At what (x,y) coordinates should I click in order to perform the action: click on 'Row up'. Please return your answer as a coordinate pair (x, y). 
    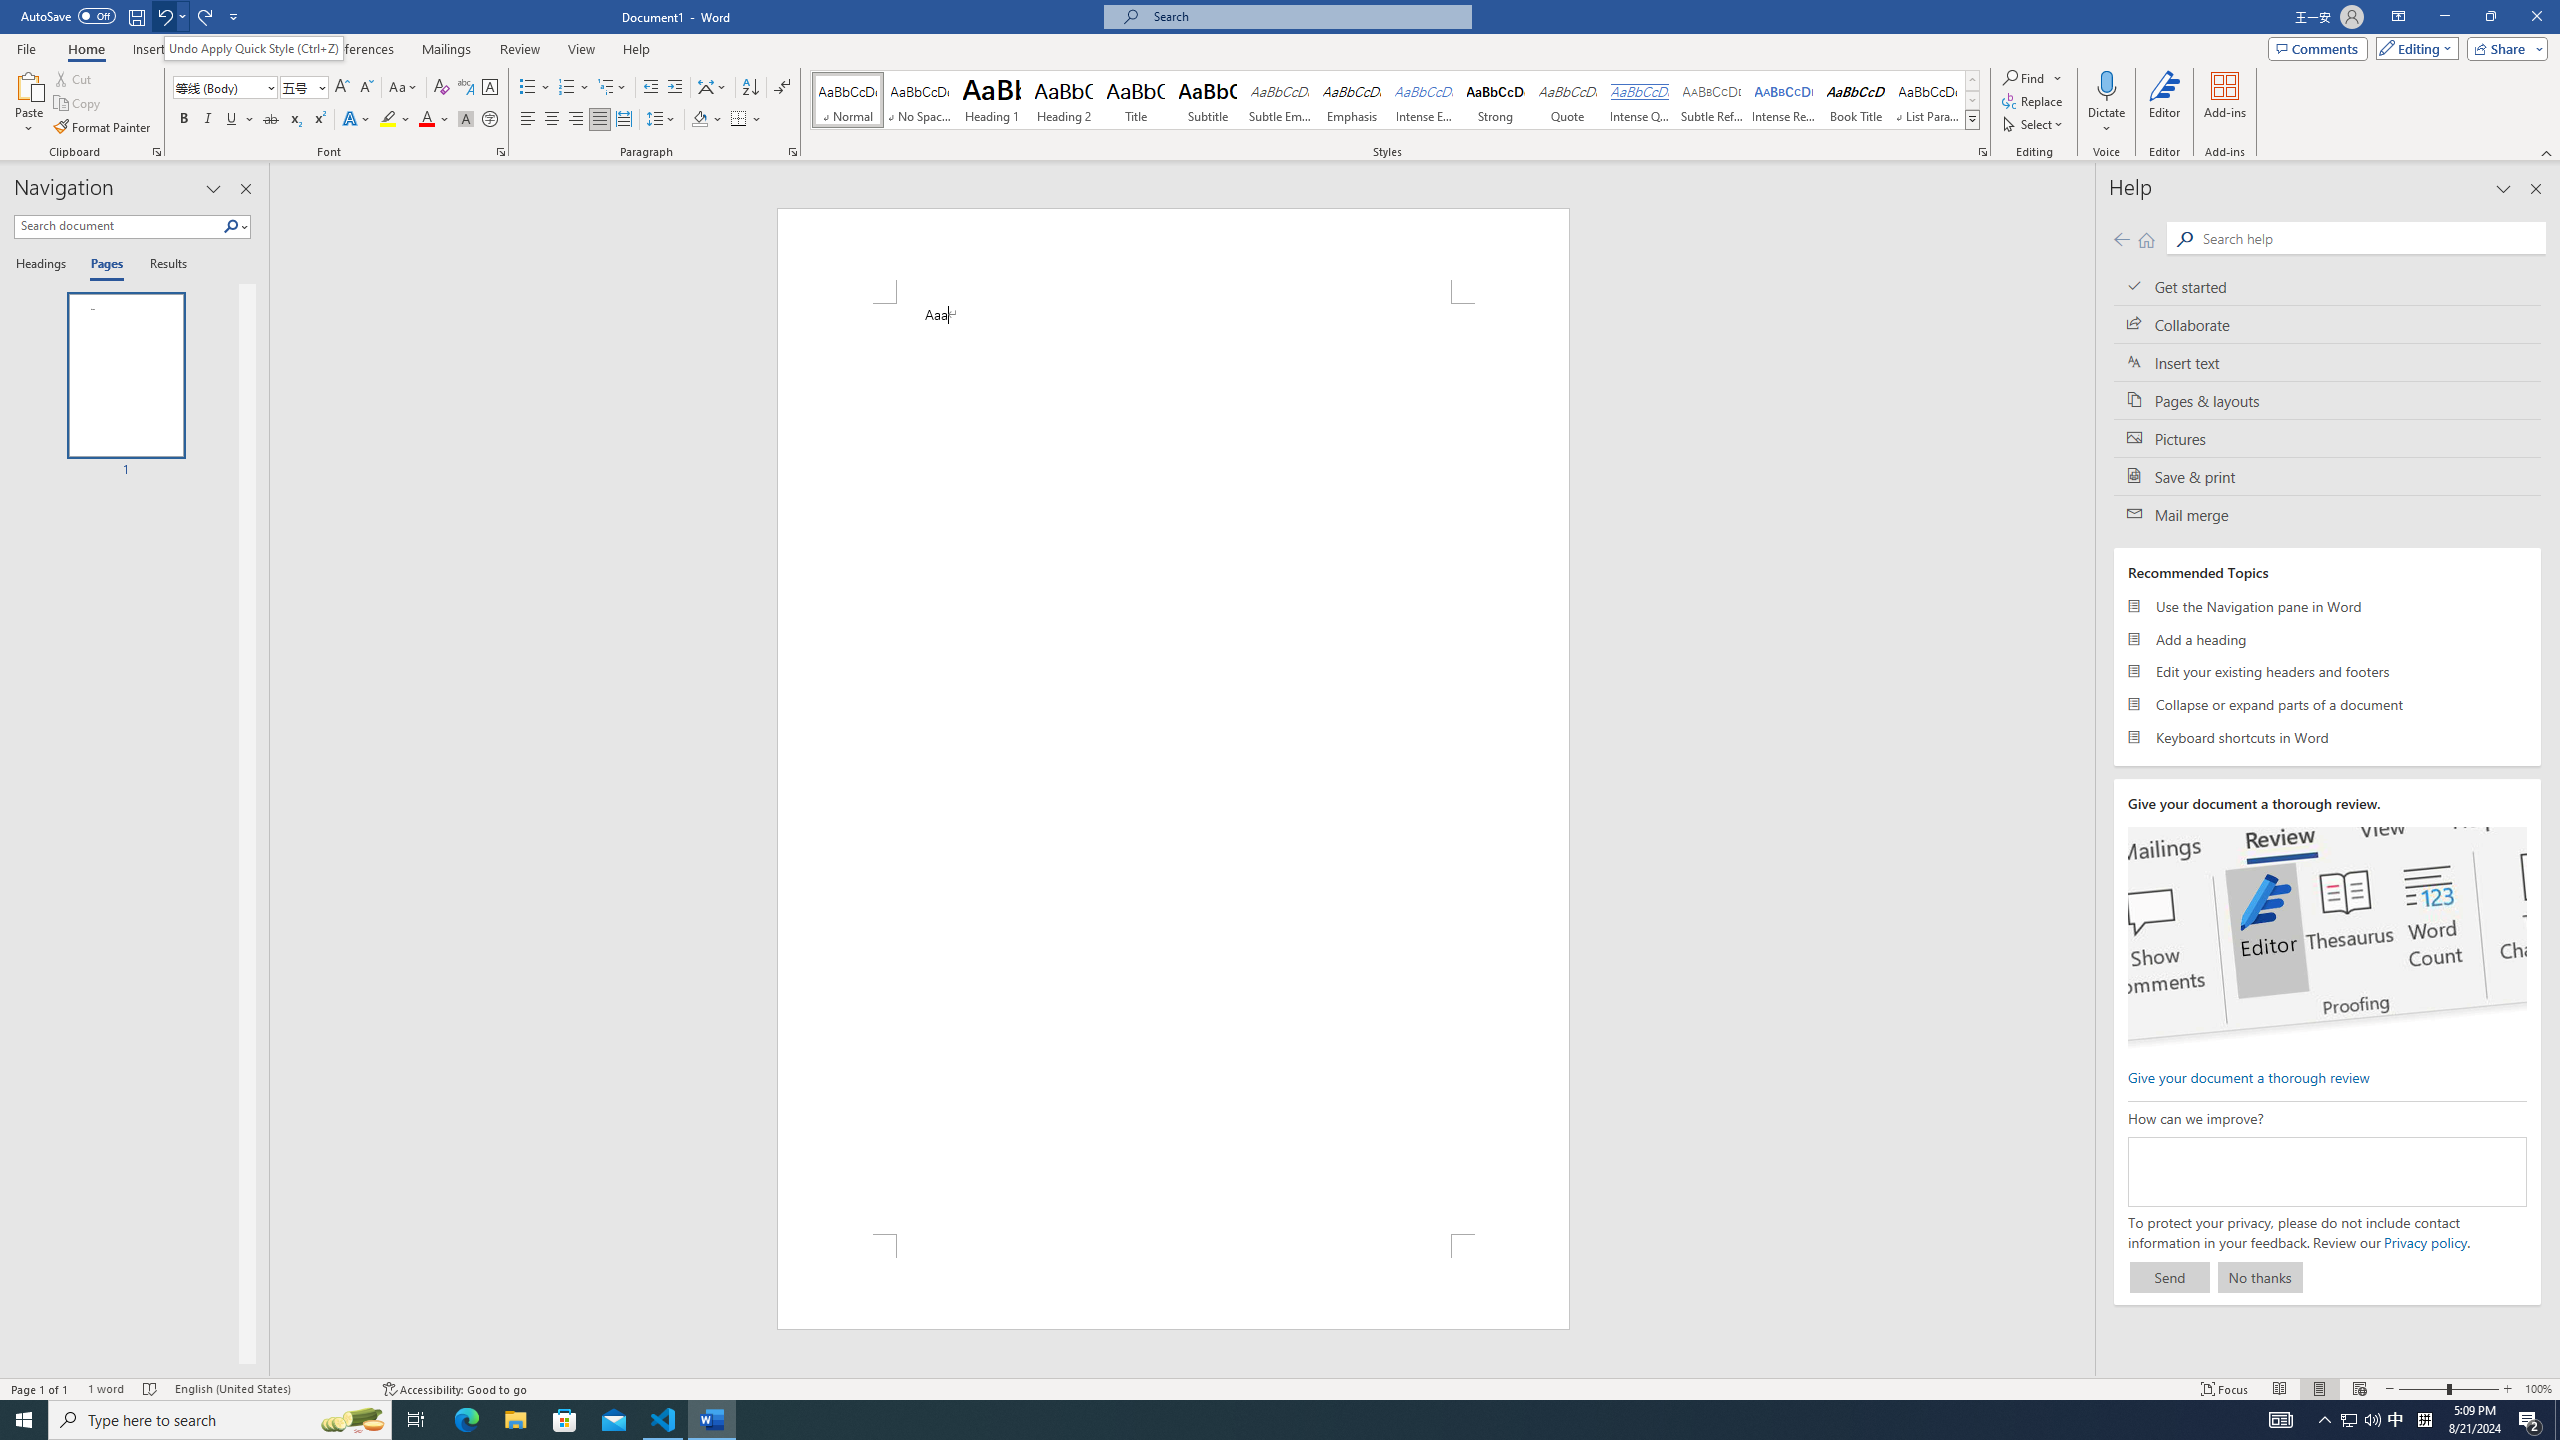
    Looking at the image, I should click on (1972, 80).